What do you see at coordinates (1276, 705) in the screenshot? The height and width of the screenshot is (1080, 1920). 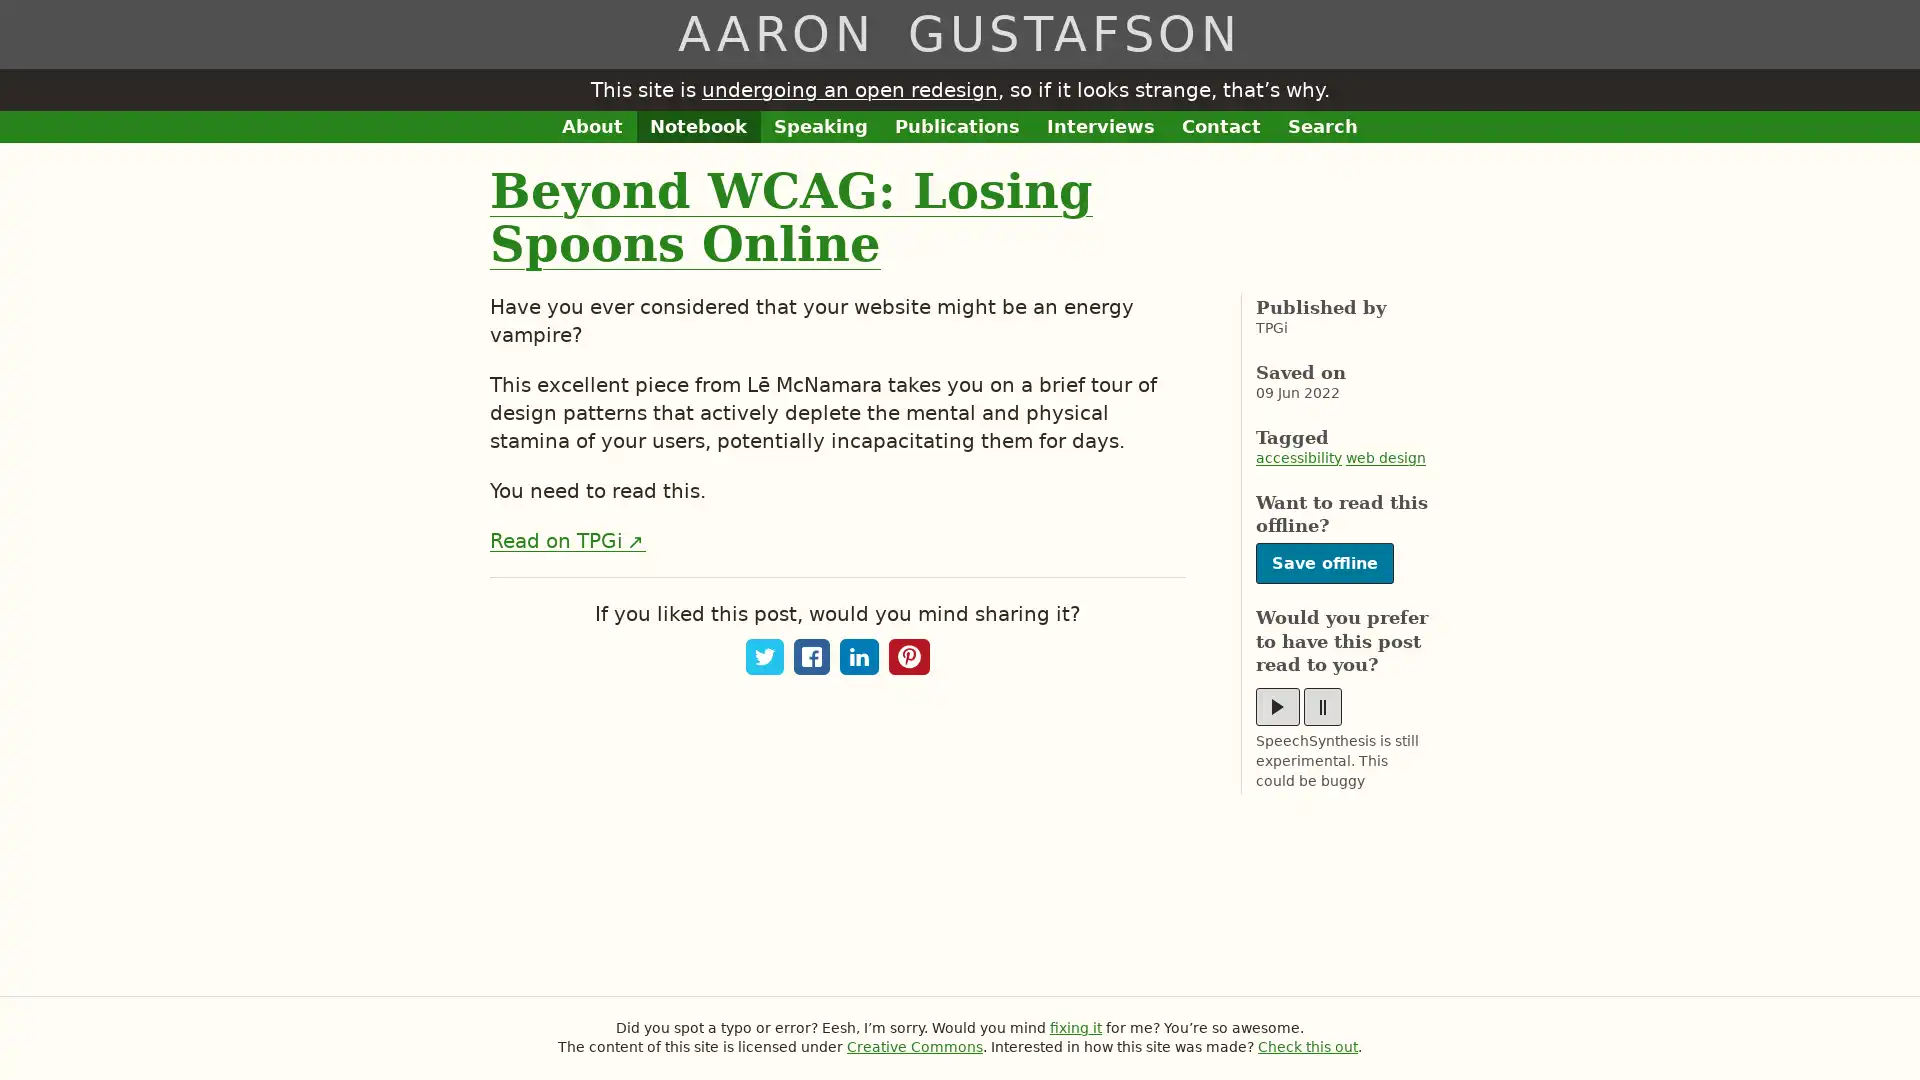 I see `Play` at bounding box center [1276, 705].